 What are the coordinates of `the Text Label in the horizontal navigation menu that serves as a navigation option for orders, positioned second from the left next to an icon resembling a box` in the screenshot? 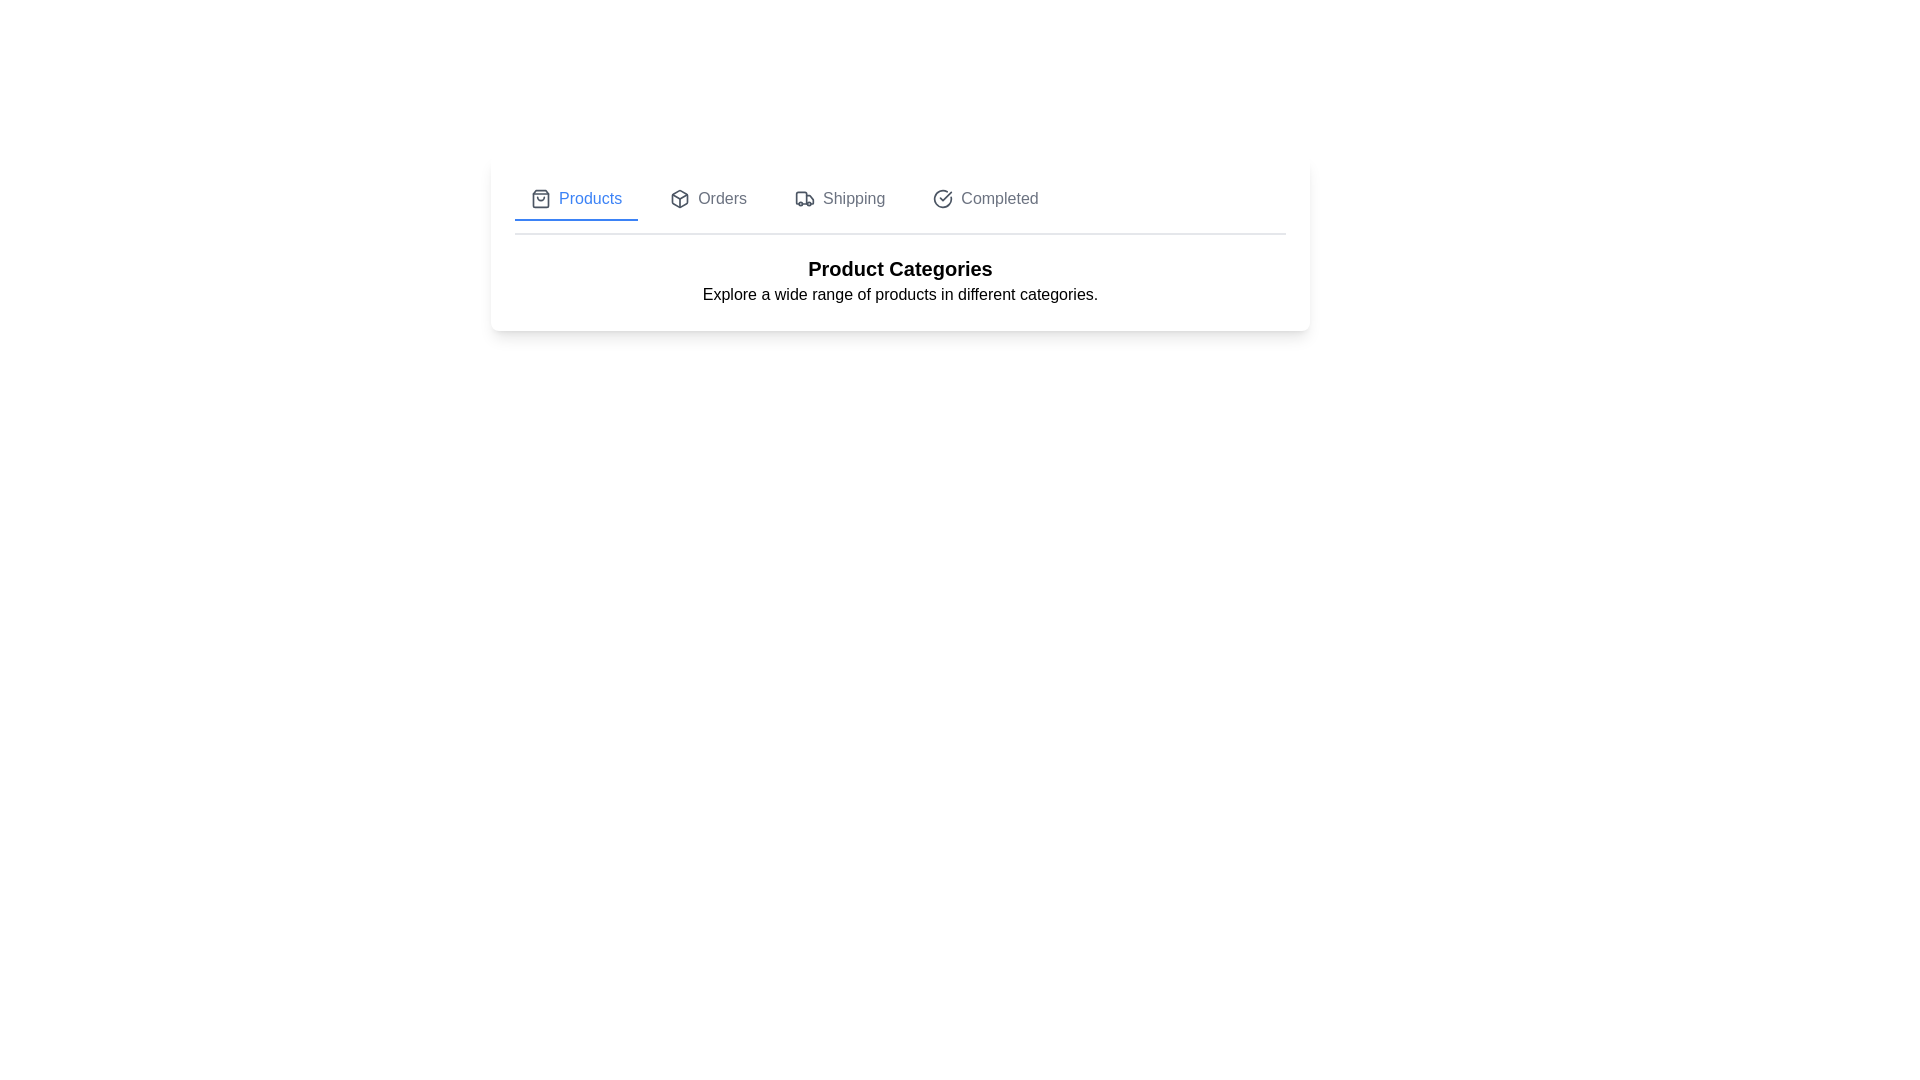 It's located at (721, 199).